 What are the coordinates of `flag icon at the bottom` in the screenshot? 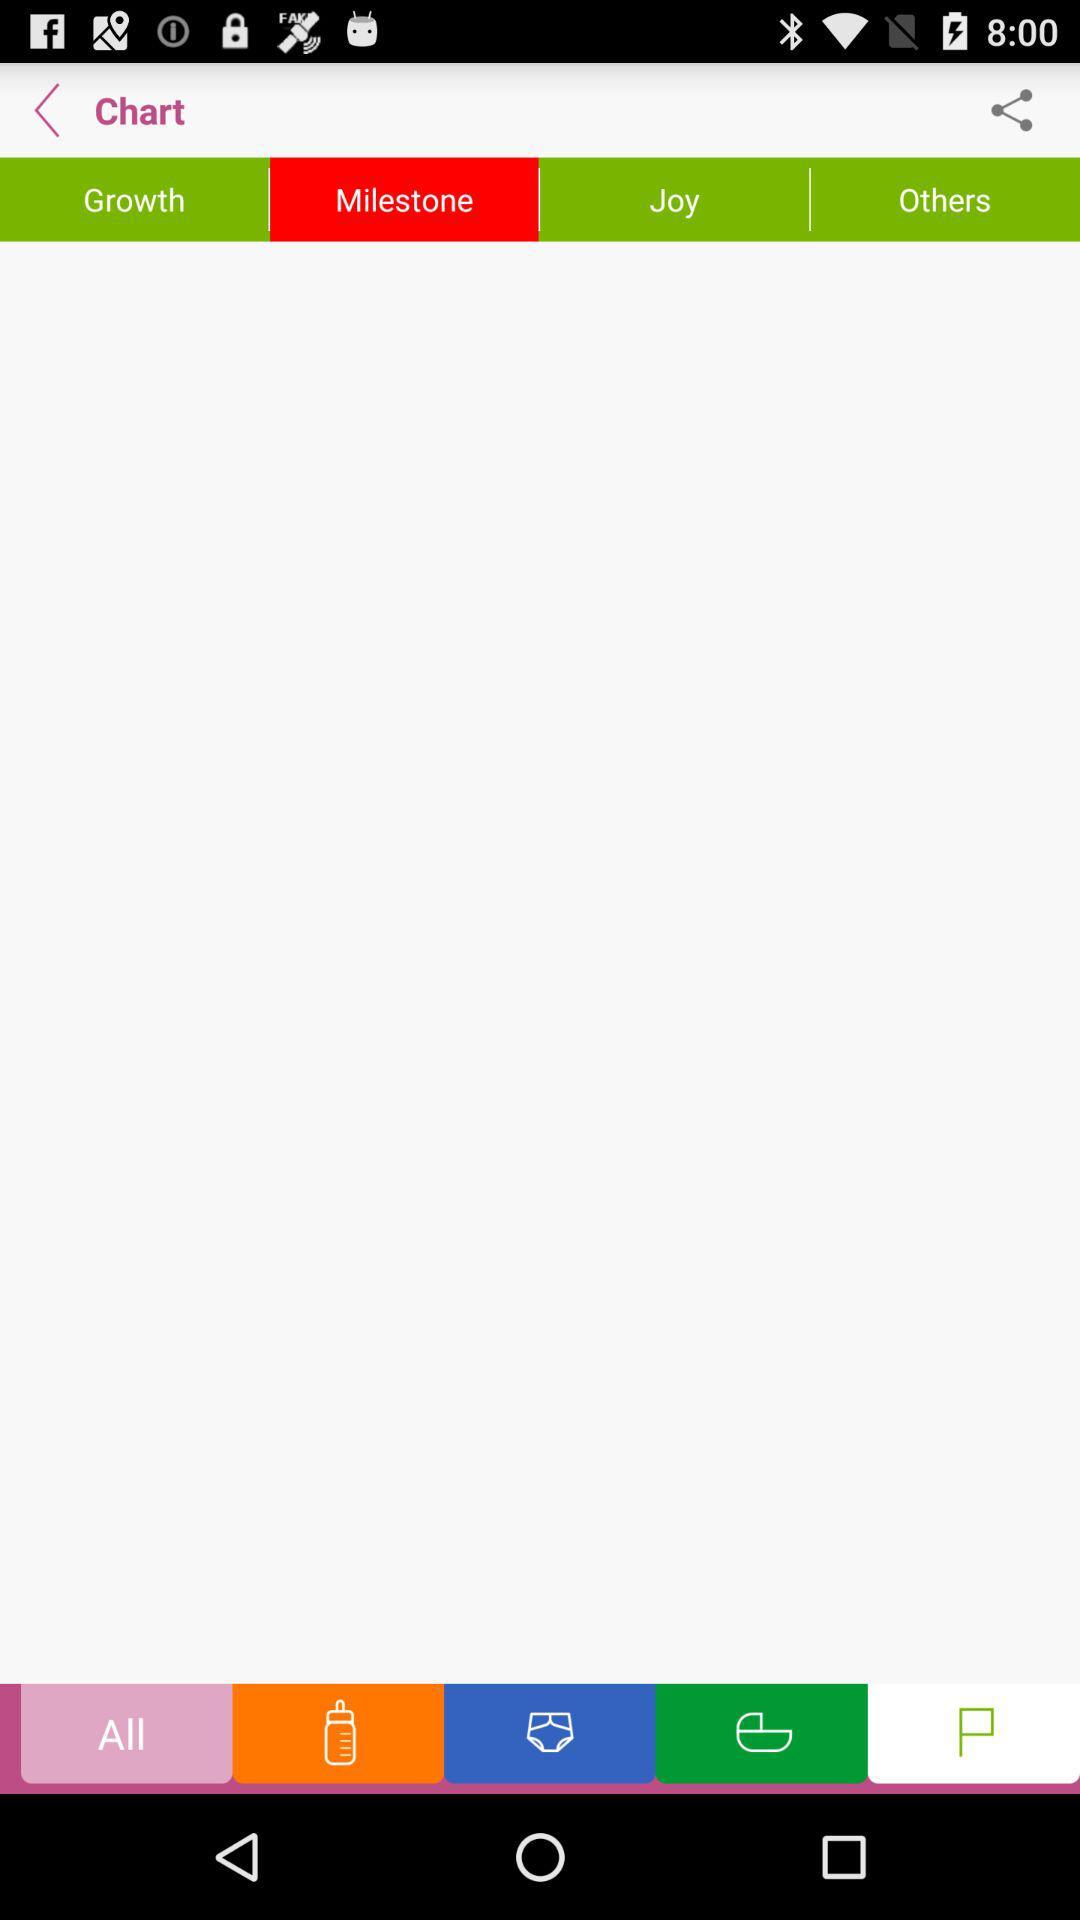 It's located at (973, 1737).